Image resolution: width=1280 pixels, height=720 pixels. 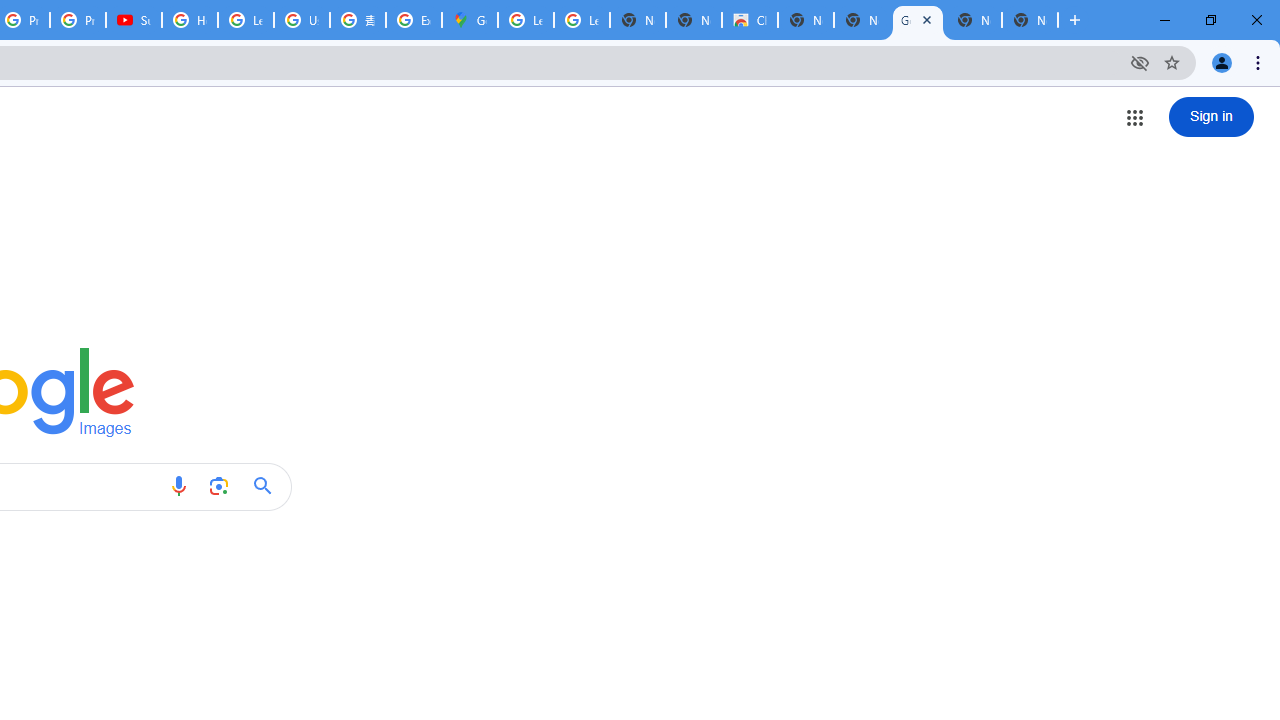 I want to click on 'How Chrome protects your passwords - Google Chrome Help', so click(x=190, y=20).